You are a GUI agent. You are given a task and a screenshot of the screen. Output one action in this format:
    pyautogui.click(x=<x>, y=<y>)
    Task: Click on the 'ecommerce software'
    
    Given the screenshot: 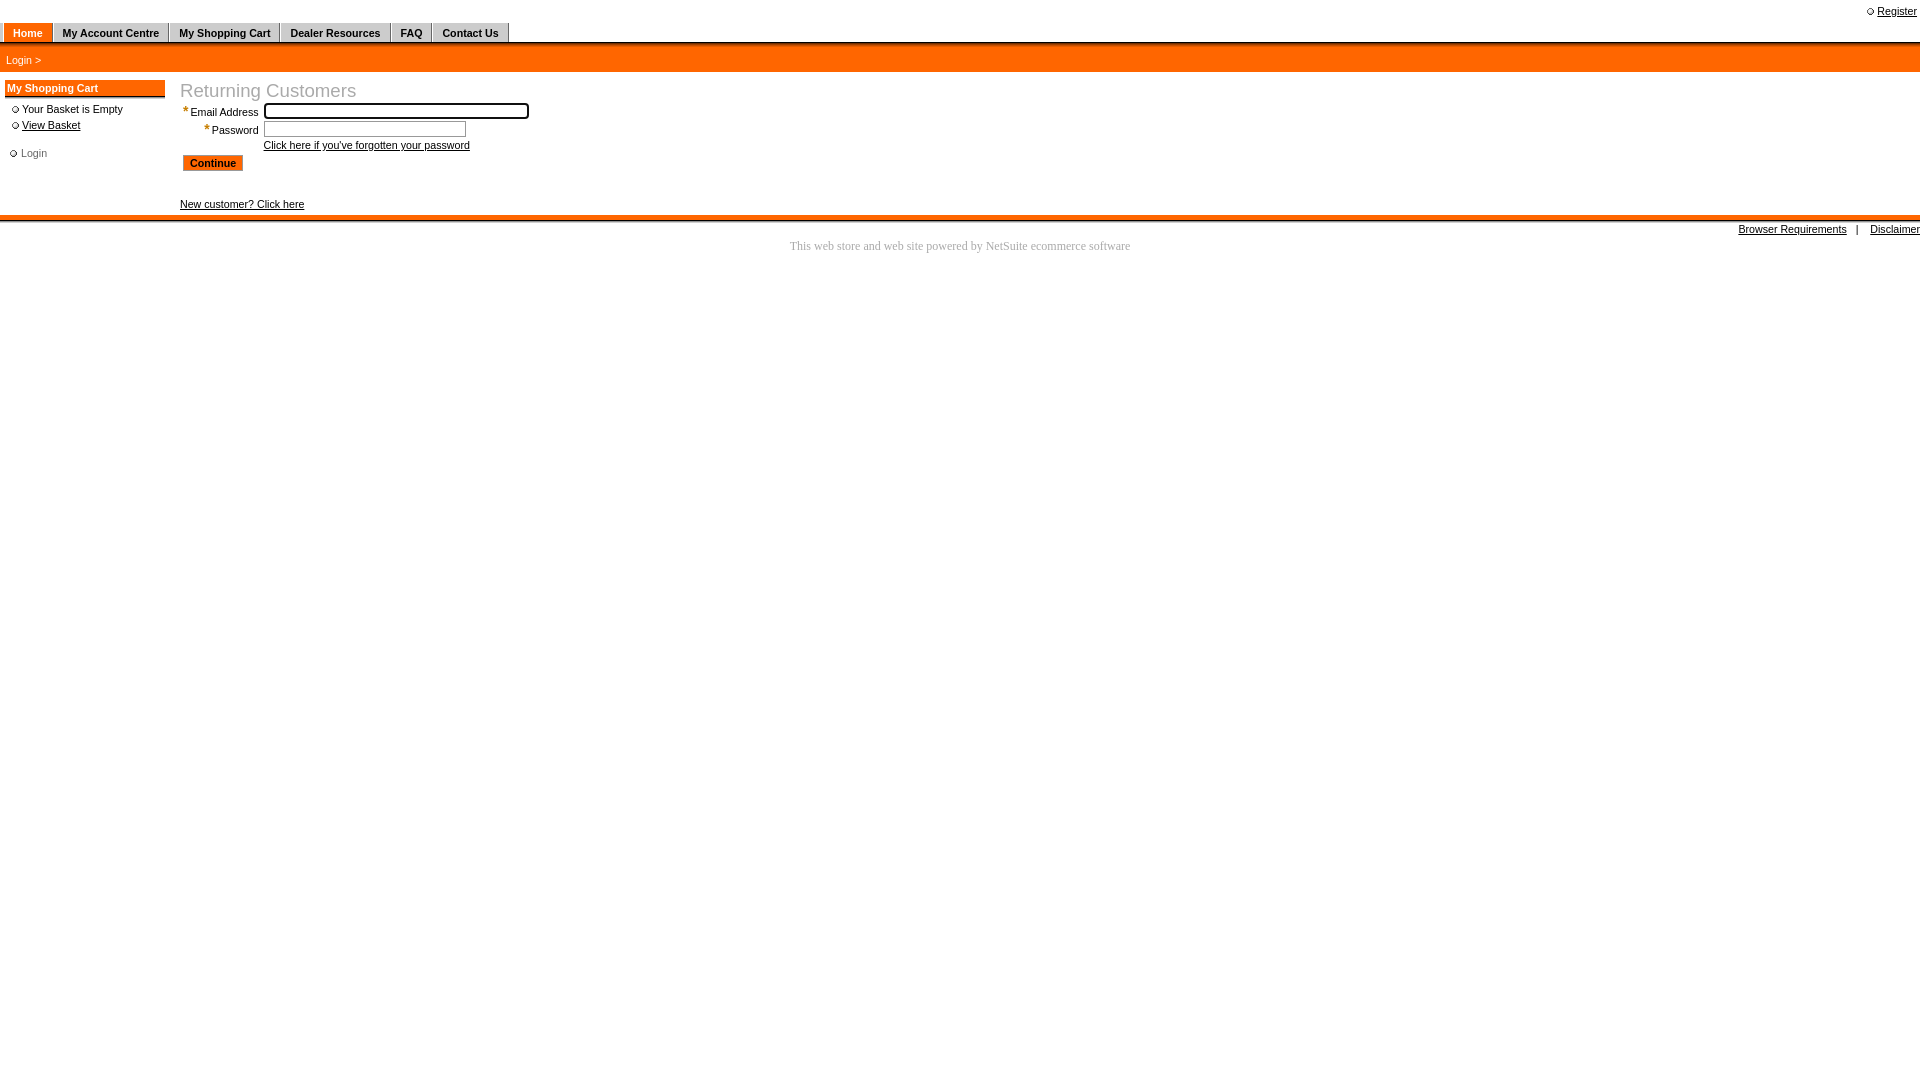 What is the action you would take?
    pyautogui.click(x=1079, y=245)
    